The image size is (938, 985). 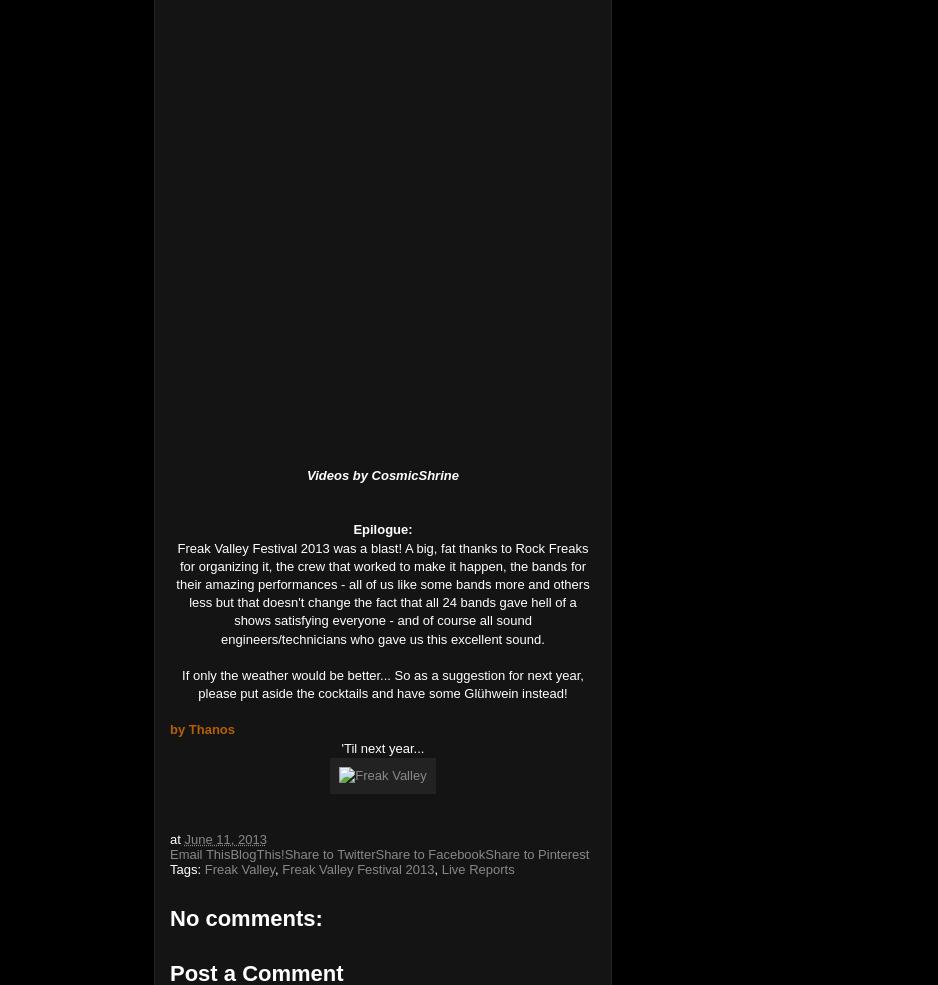 What do you see at coordinates (229, 852) in the screenshot?
I see `'BlogThis!'` at bounding box center [229, 852].